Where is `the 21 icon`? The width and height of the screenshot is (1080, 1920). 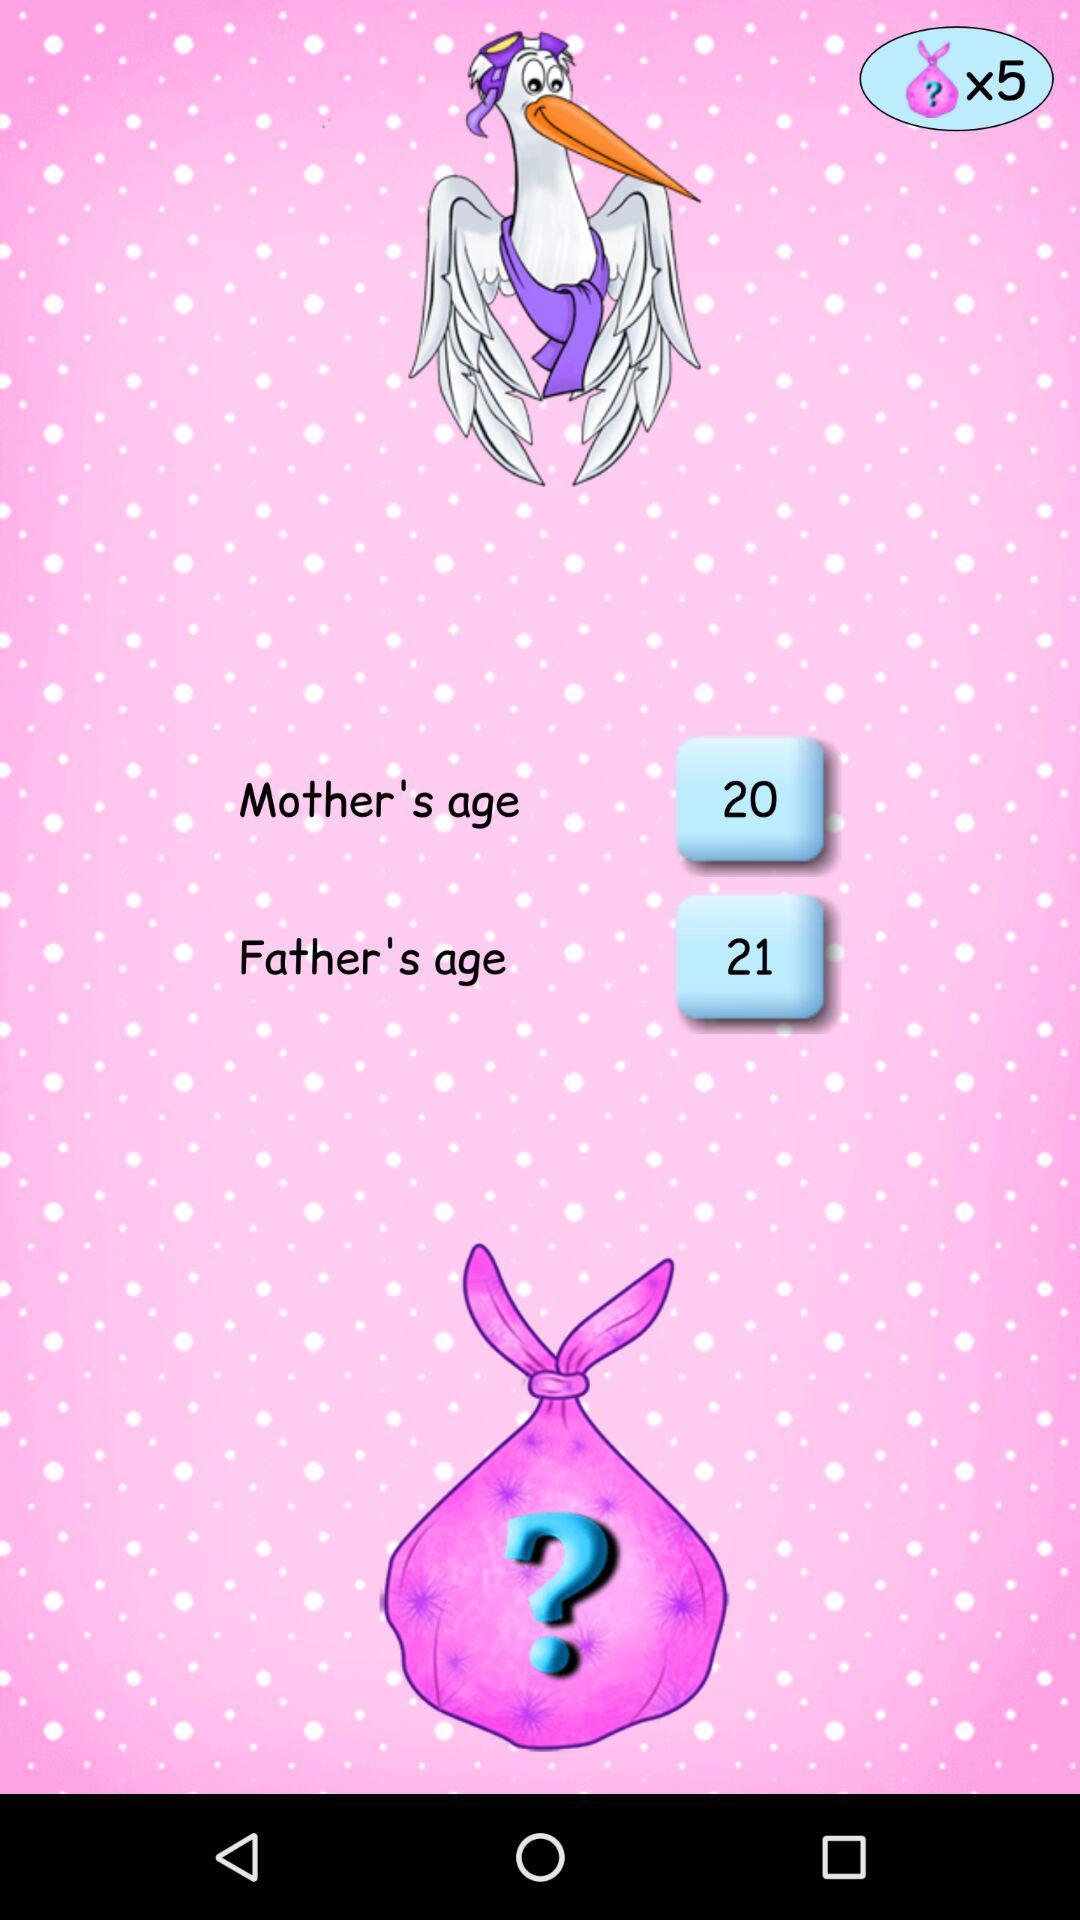
the 21 icon is located at coordinates (749, 954).